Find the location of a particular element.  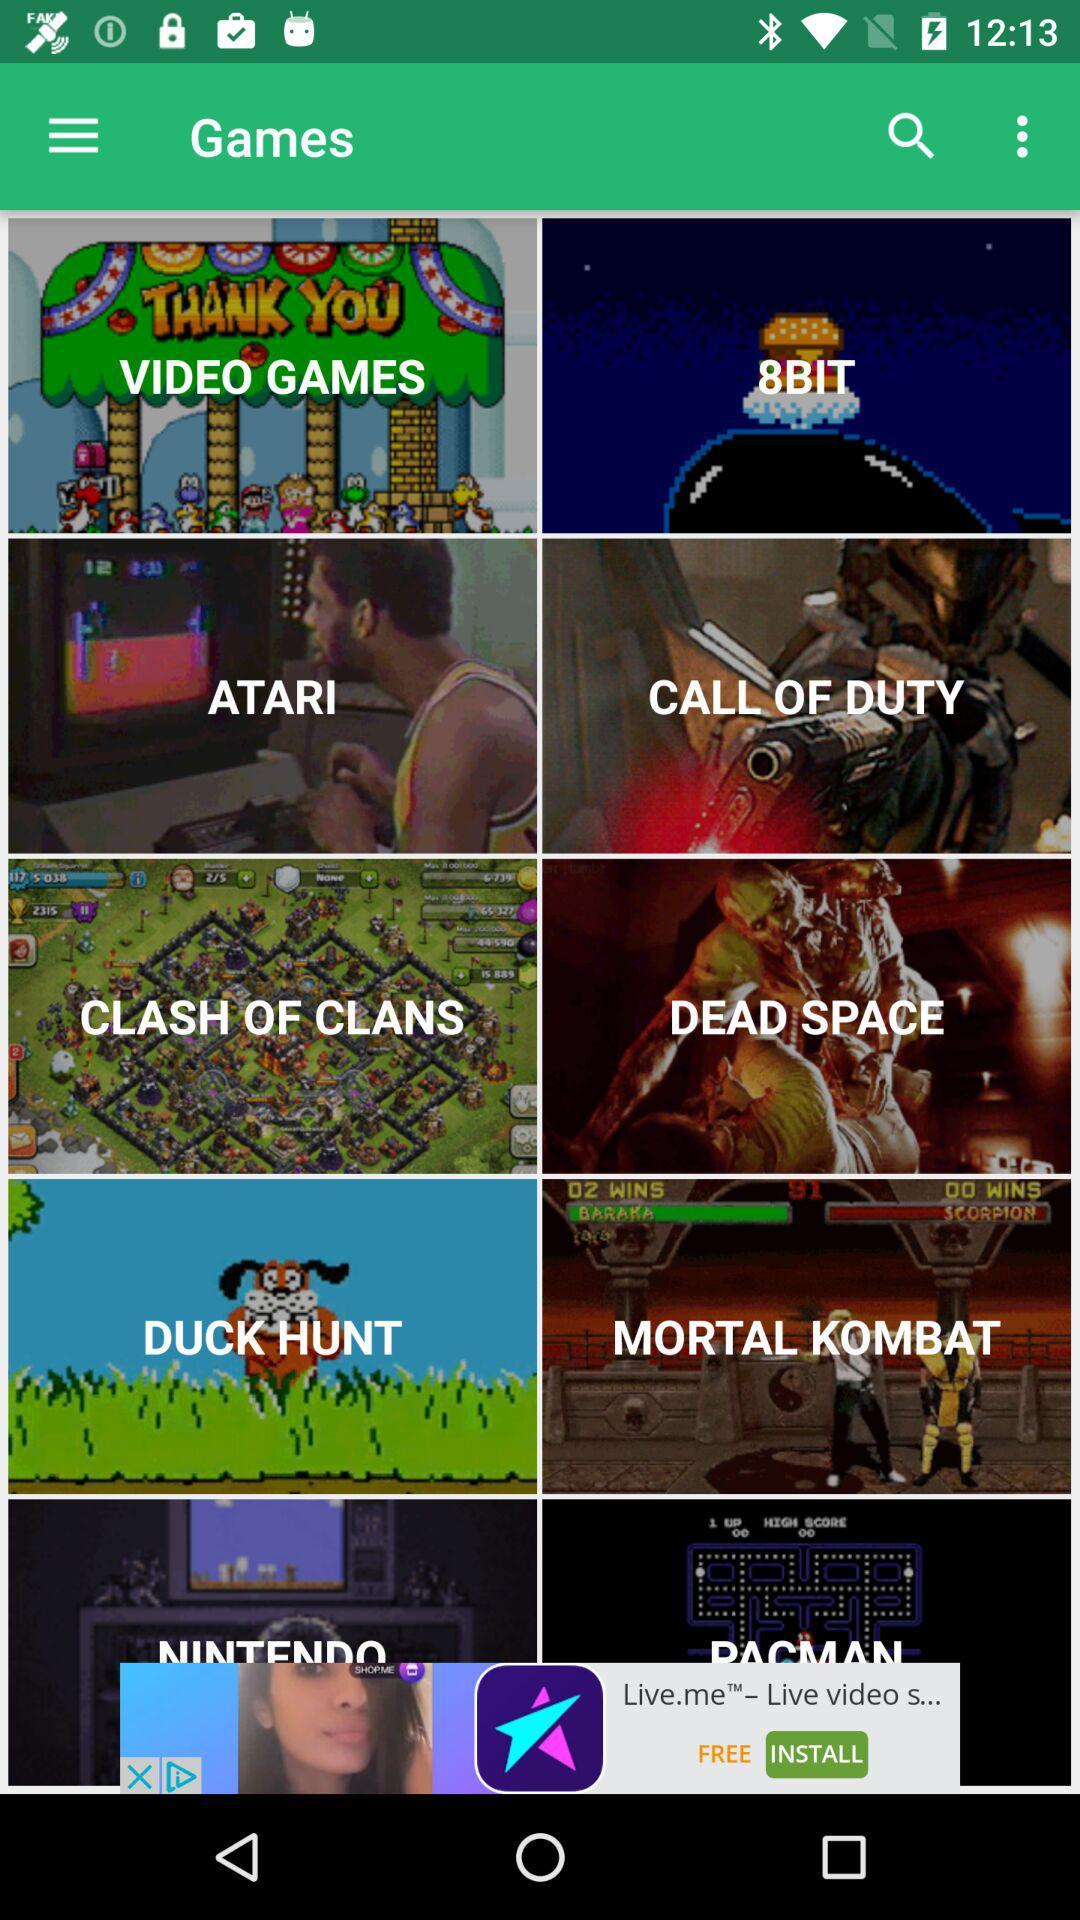

the icon next to games icon is located at coordinates (72, 135).